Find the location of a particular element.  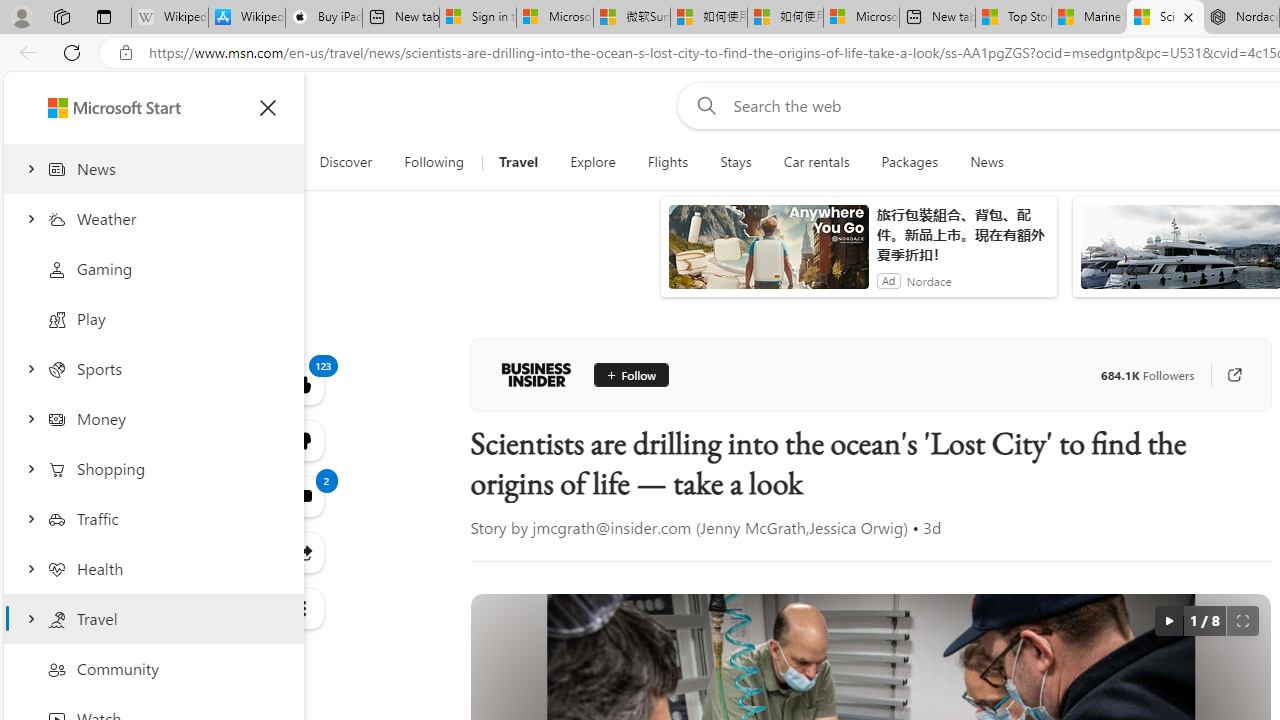

'Packages' is located at coordinates (909, 162).